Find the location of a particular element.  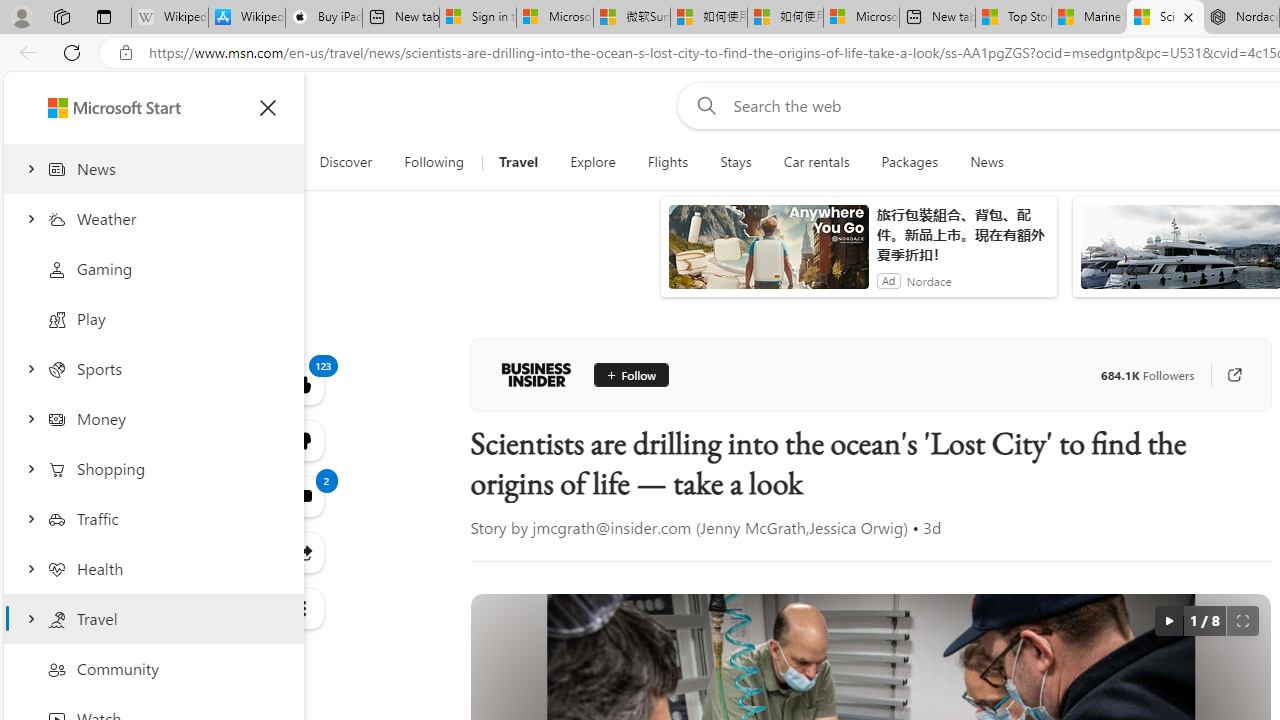

'Packages' is located at coordinates (909, 162).